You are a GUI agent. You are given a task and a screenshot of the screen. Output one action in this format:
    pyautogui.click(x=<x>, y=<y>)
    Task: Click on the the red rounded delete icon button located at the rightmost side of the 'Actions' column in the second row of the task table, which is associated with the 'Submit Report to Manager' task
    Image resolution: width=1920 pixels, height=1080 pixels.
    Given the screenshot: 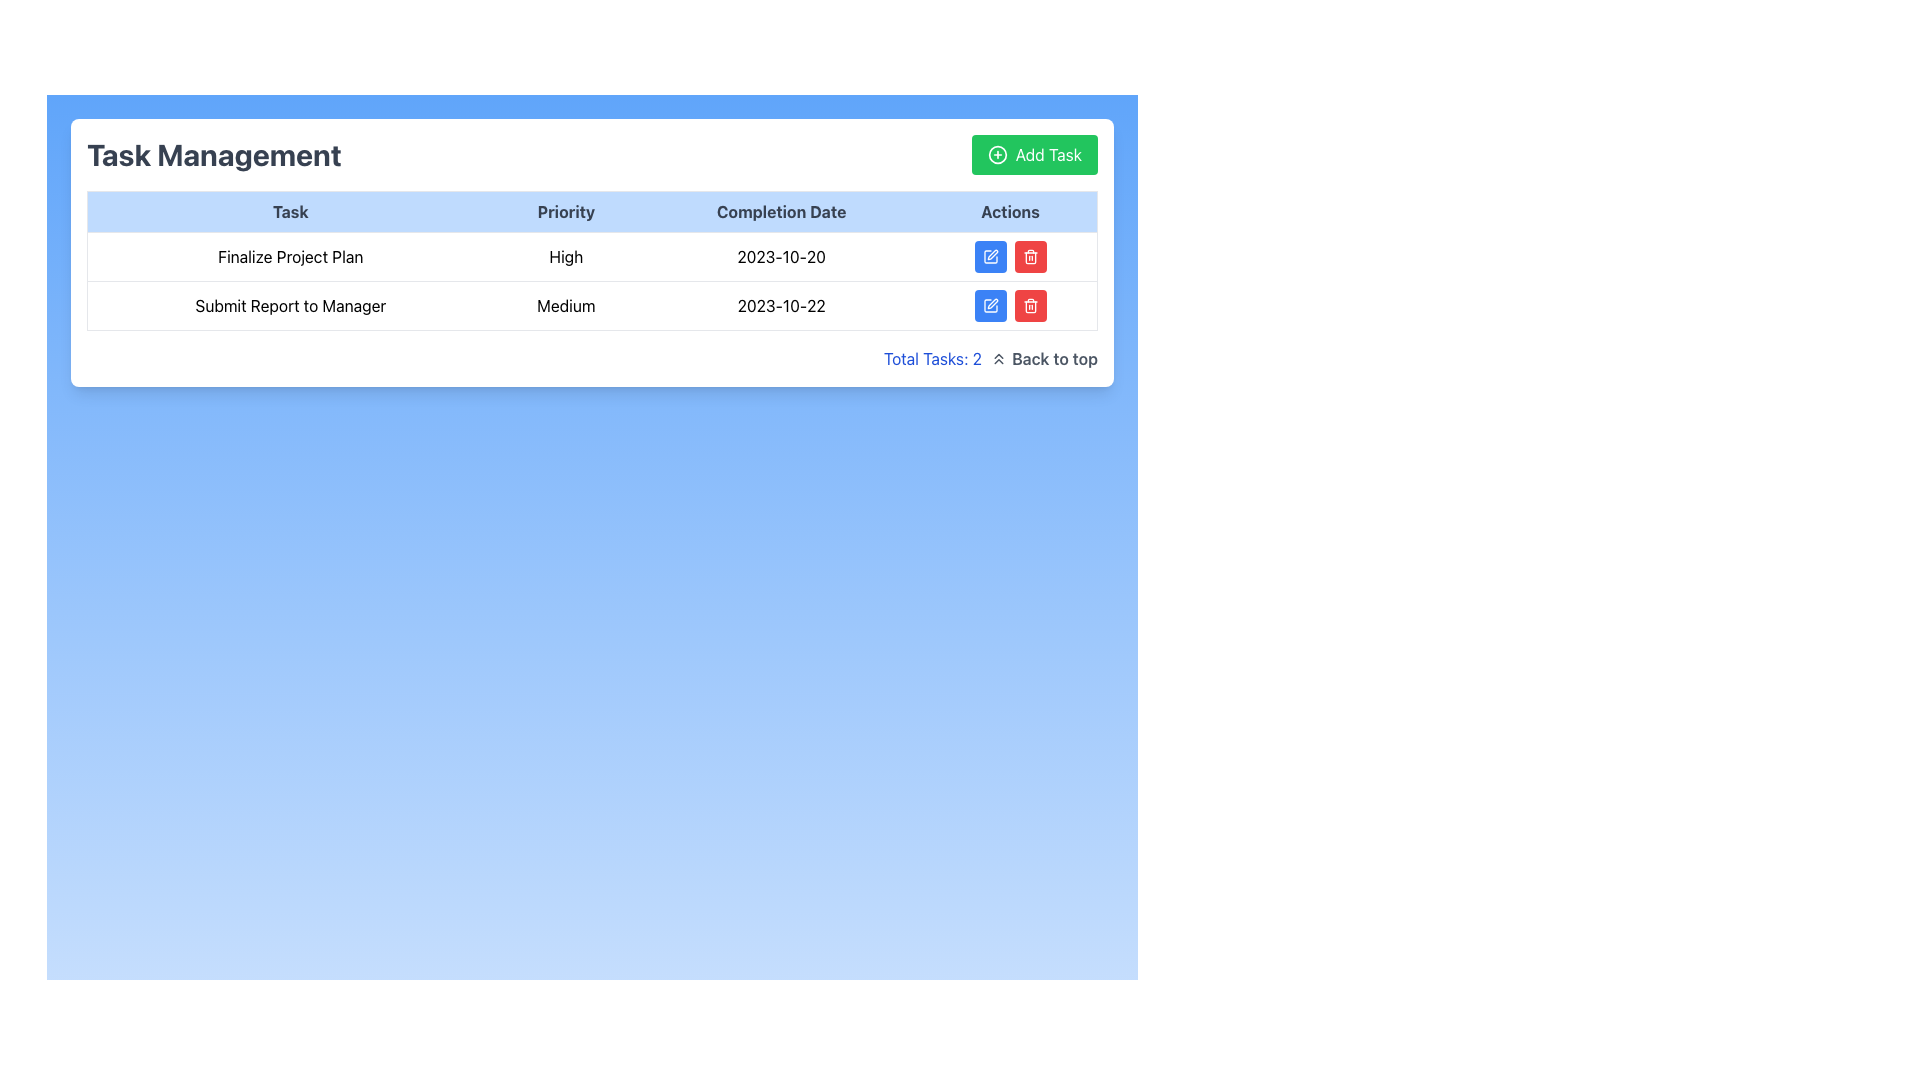 What is the action you would take?
    pyautogui.click(x=1030, y=305)
    